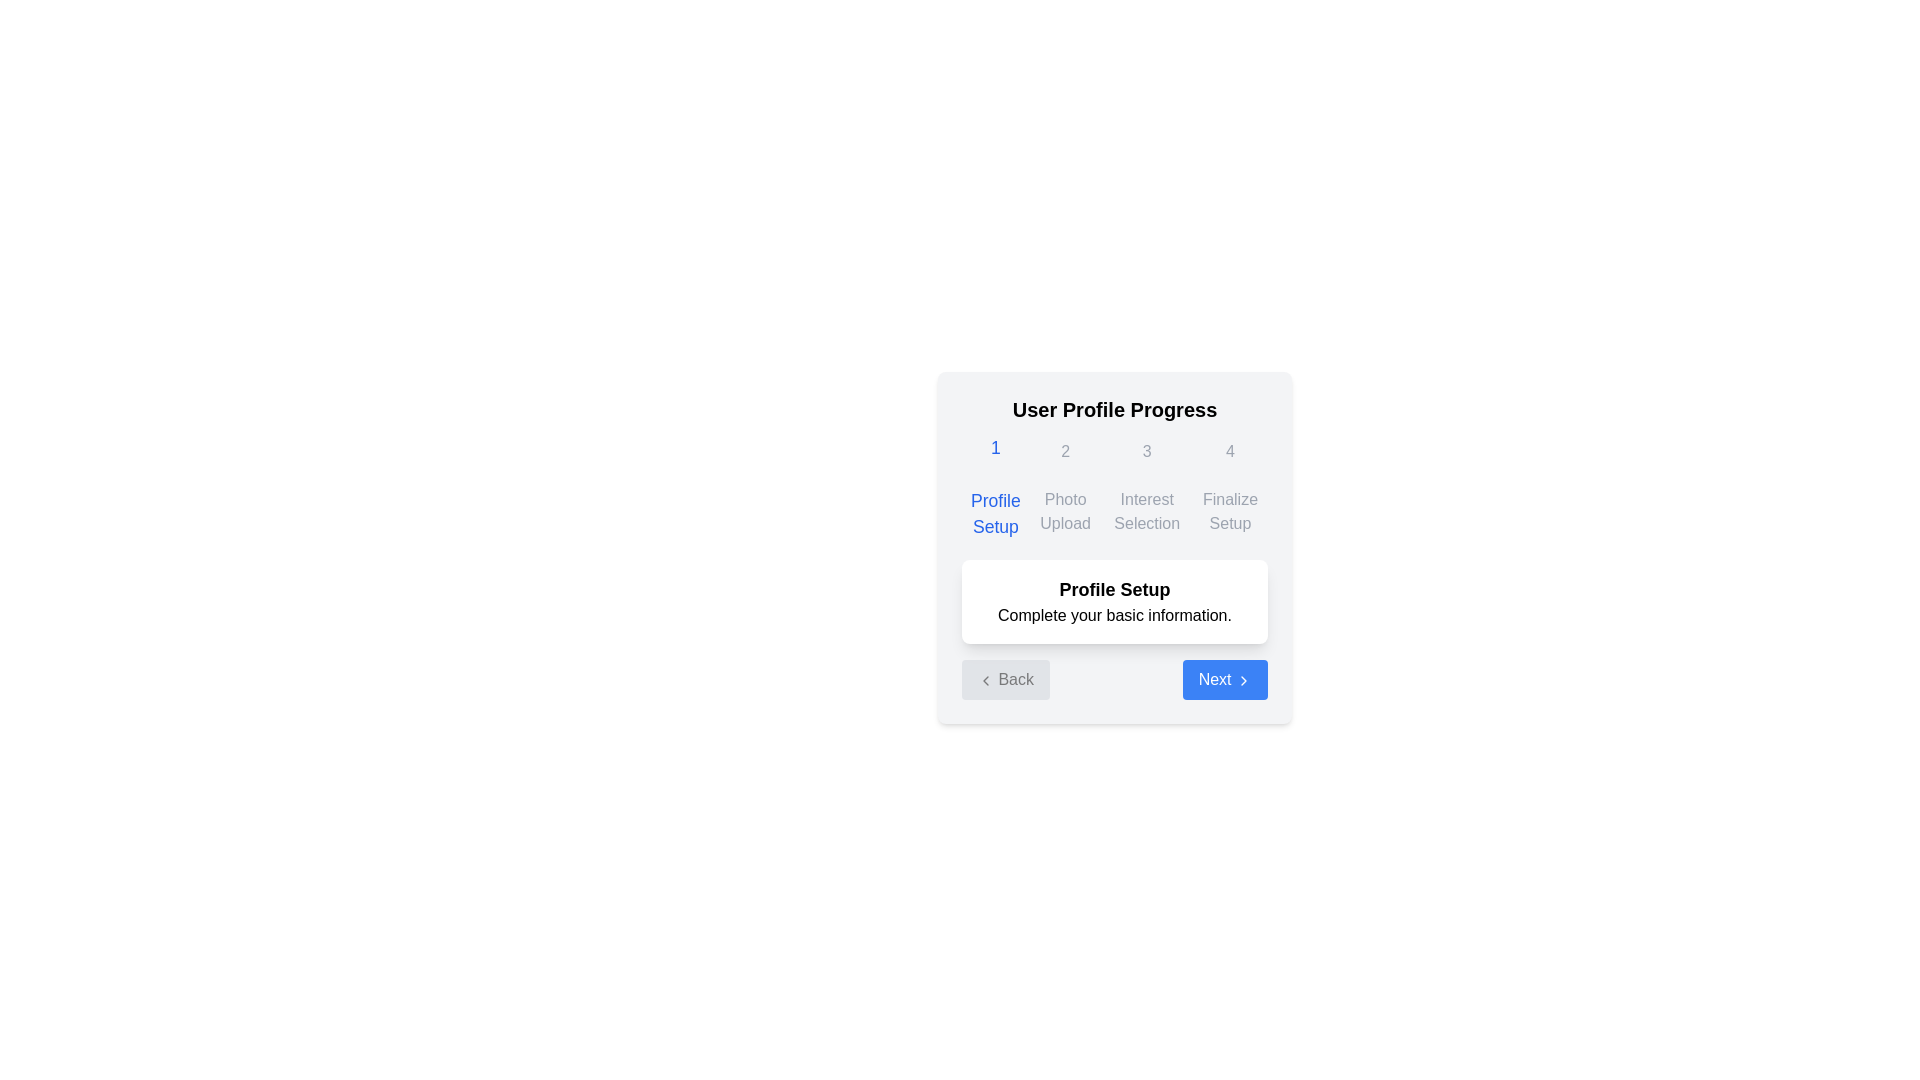 The image size is (1920, 1080). Describe the element at coordinates (1064, 511) in the screenshot. I see `the descriptive label indicating the current or upcoming step in the photo uploading process, located in the second step of the 'User Profile Progress' interface, beneath the digit '2' and to the right of the 'Profile Setup' label` at that location.